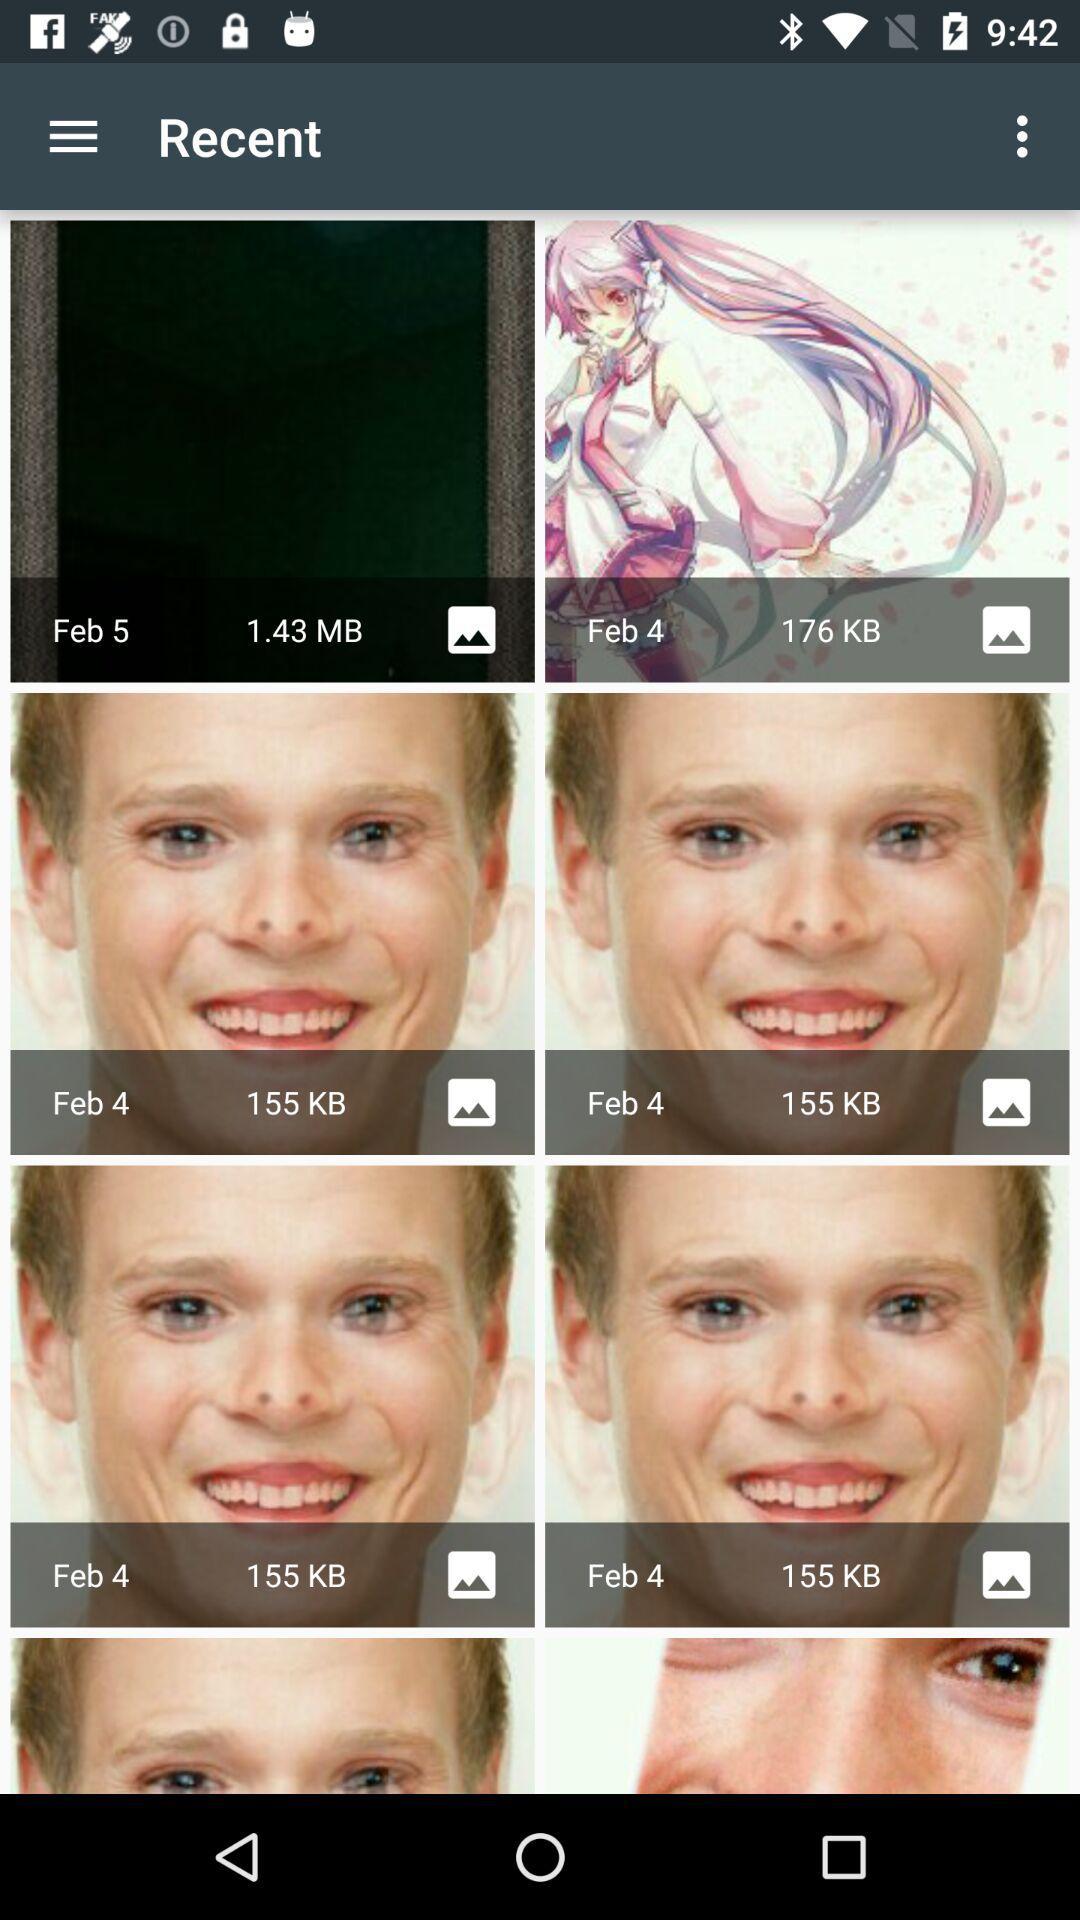 This screenshot has height=1920, width=1080. Describe the element at coordinates (1027, 135) in the screenshot. I see `the app next to the recent` at that location.